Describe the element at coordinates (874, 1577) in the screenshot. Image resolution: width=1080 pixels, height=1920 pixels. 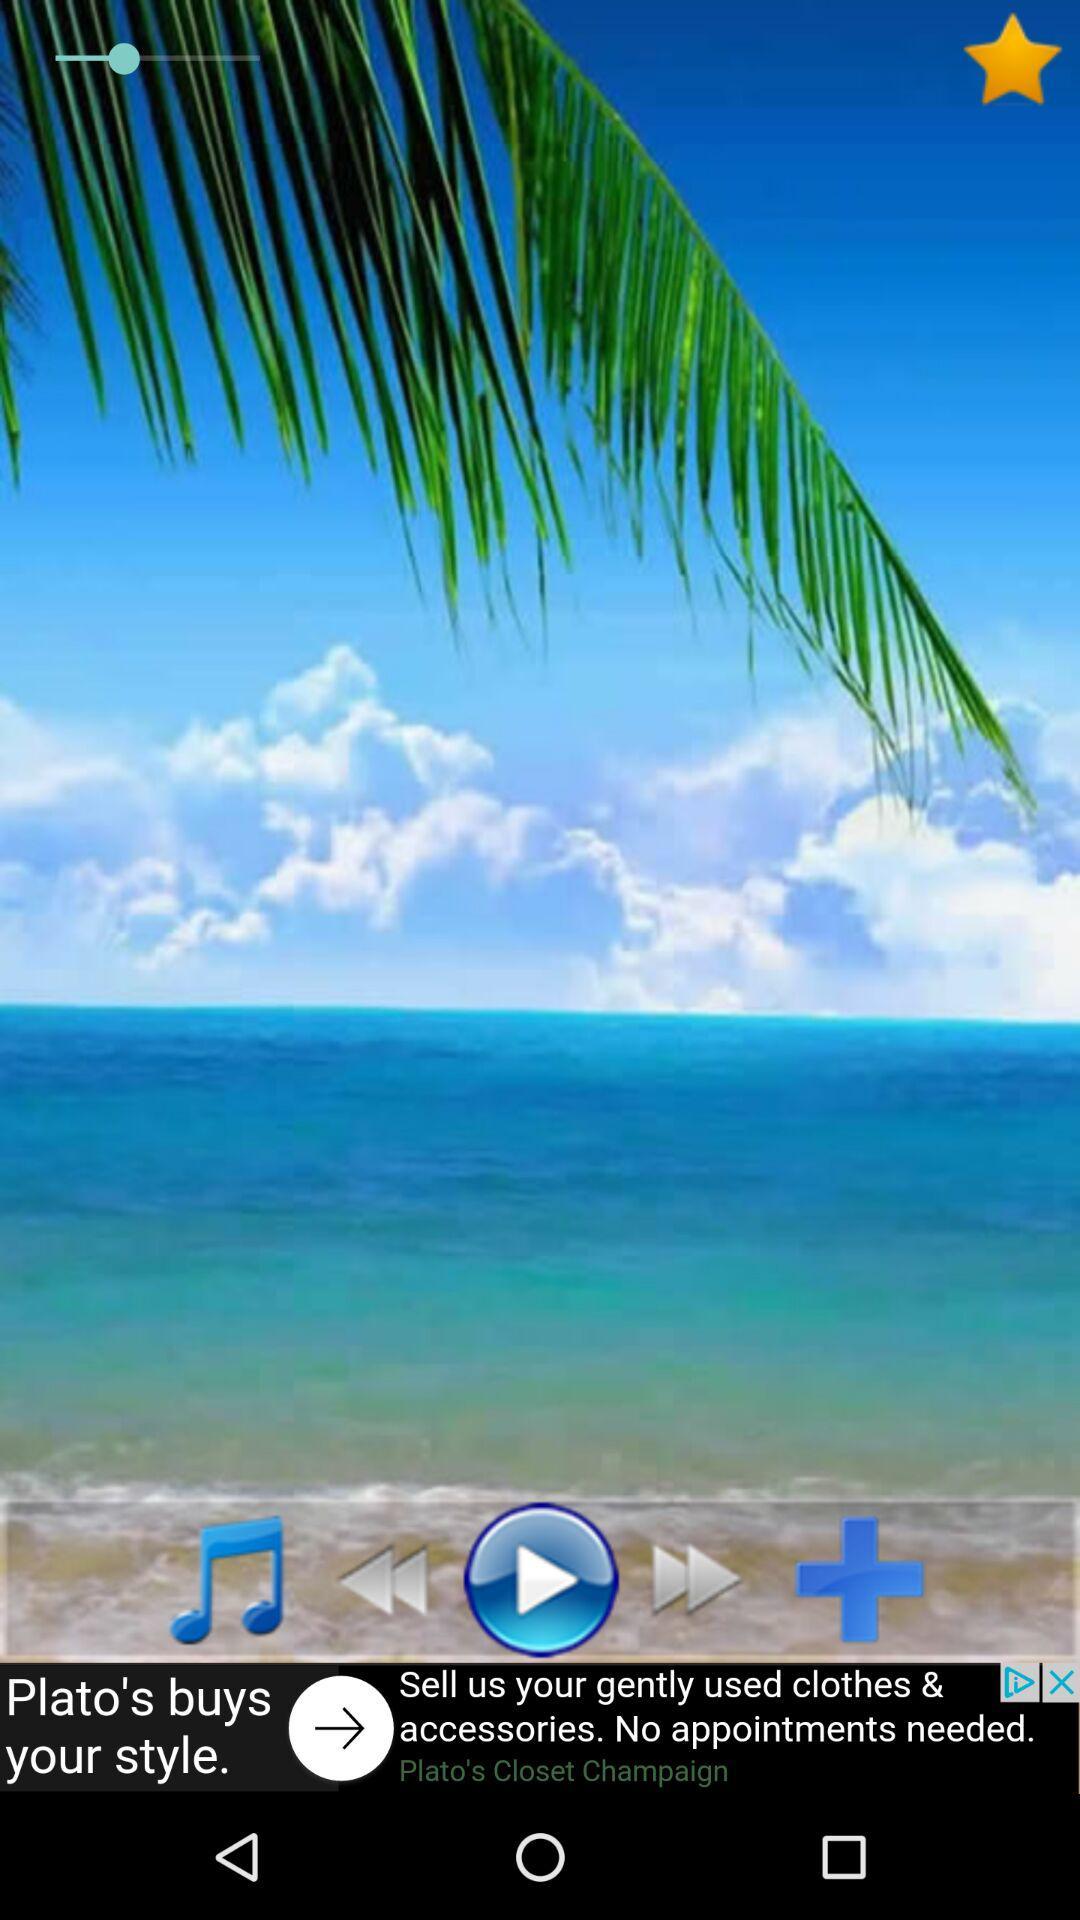
I see `add option` at that location.